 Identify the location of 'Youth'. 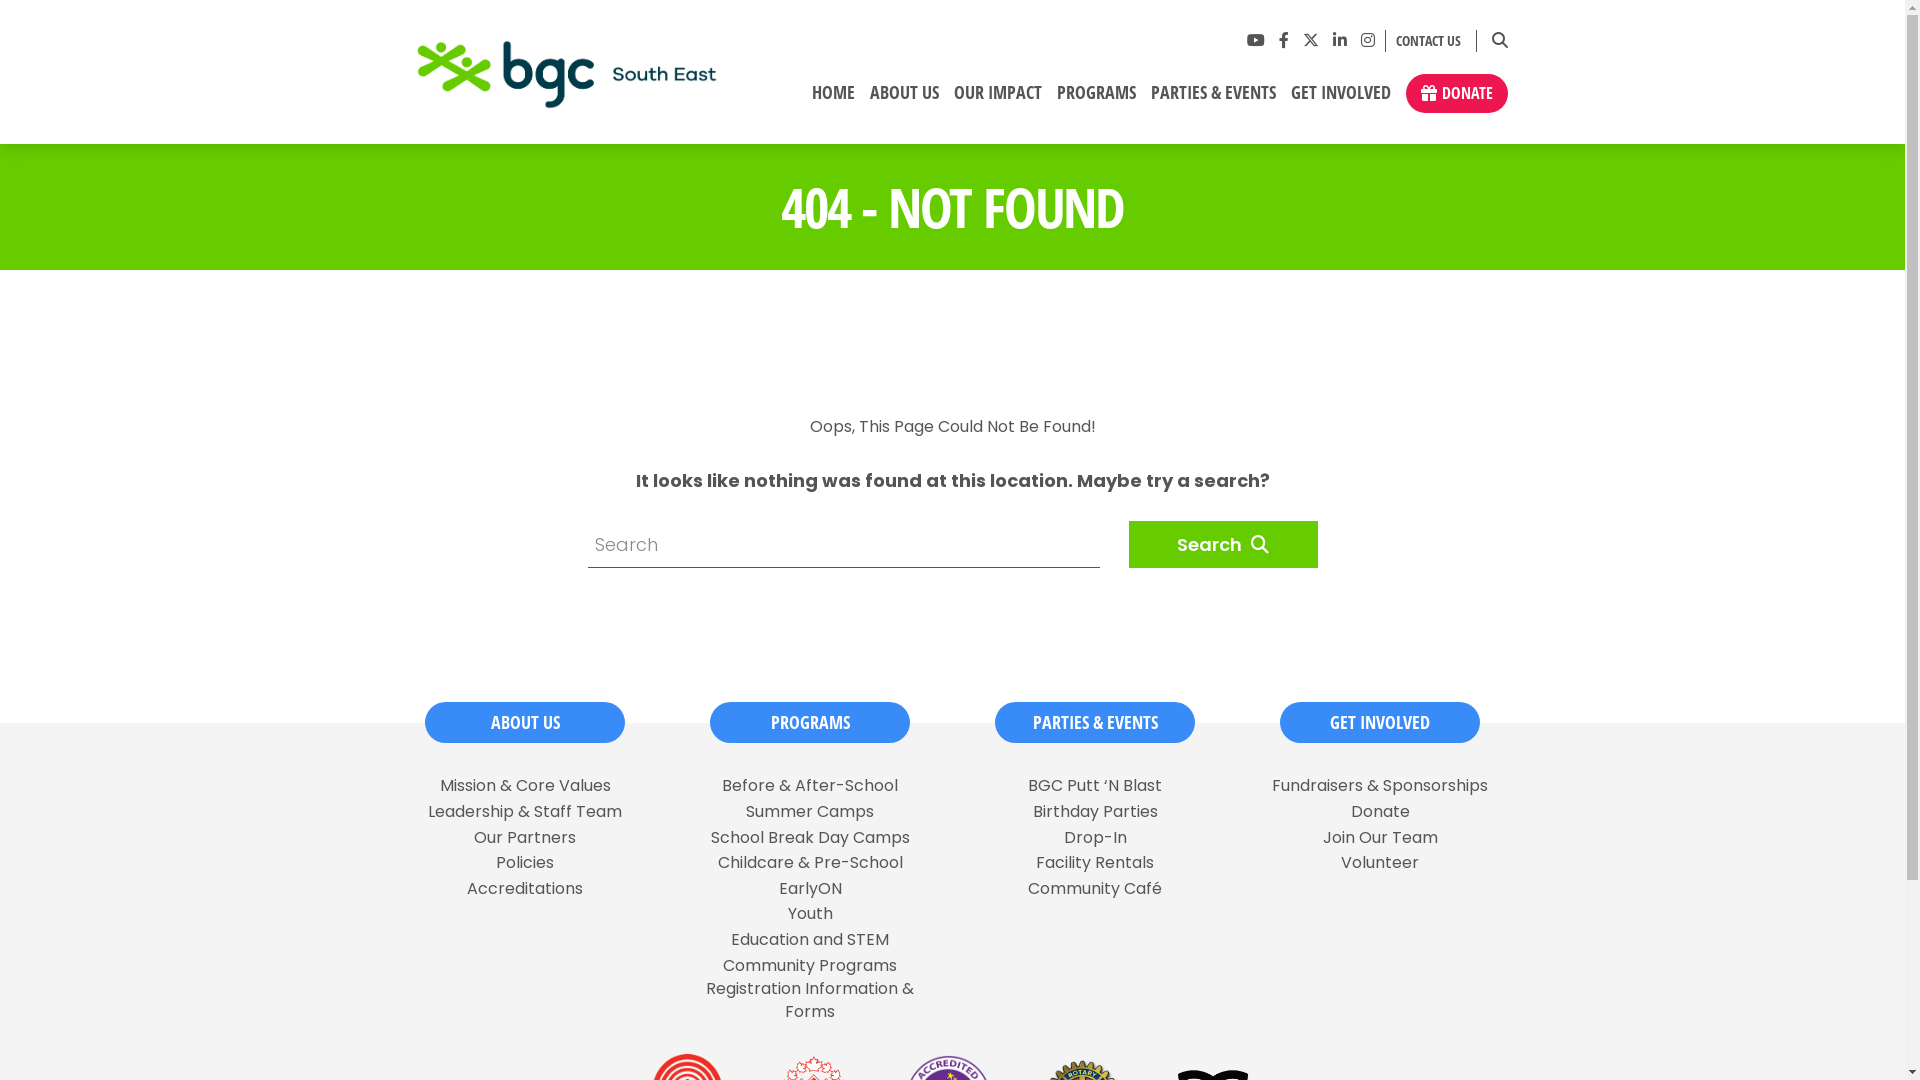
(810, 914).